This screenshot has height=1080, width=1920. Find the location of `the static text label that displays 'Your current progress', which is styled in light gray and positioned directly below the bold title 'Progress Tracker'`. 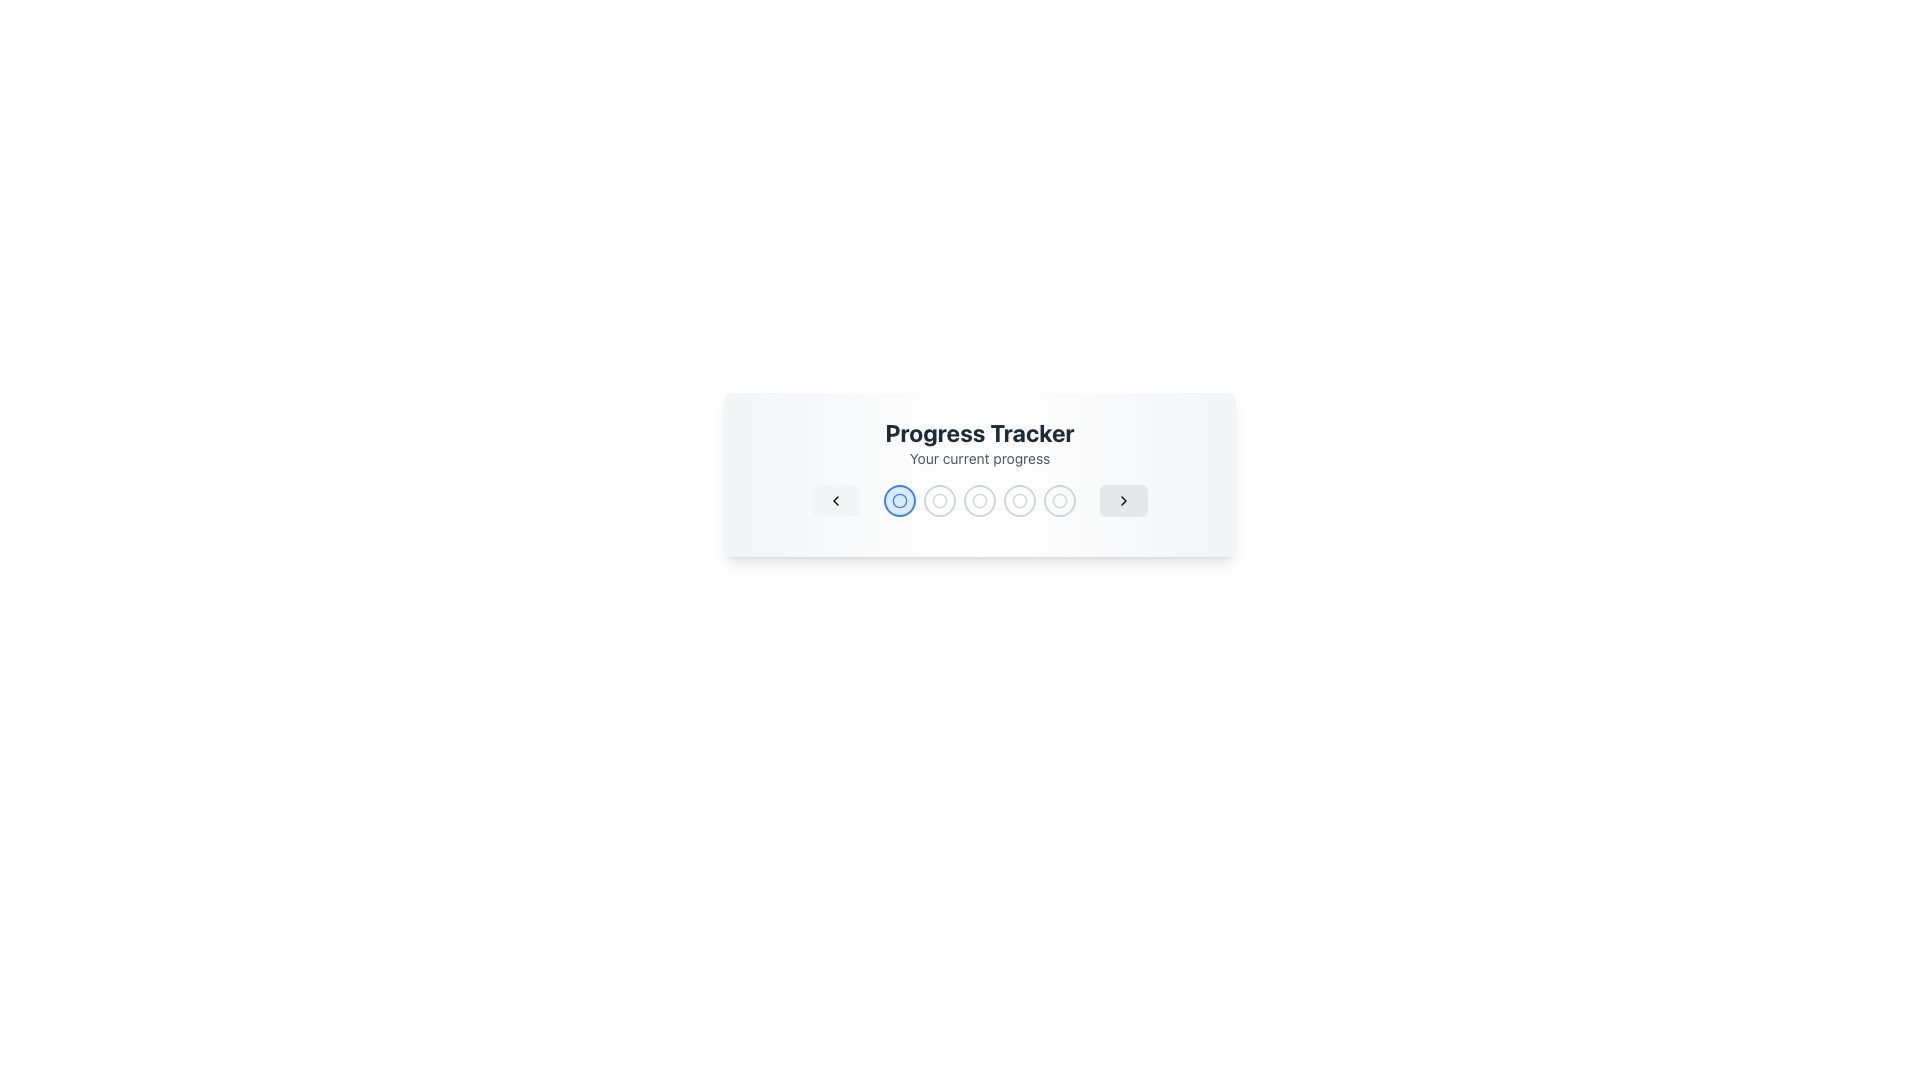

the static text label that displays 'Your current progress', which is styled in light gray and positioned directly below the bold title 'Progress Tracker' is located at coordinates (979, 459).